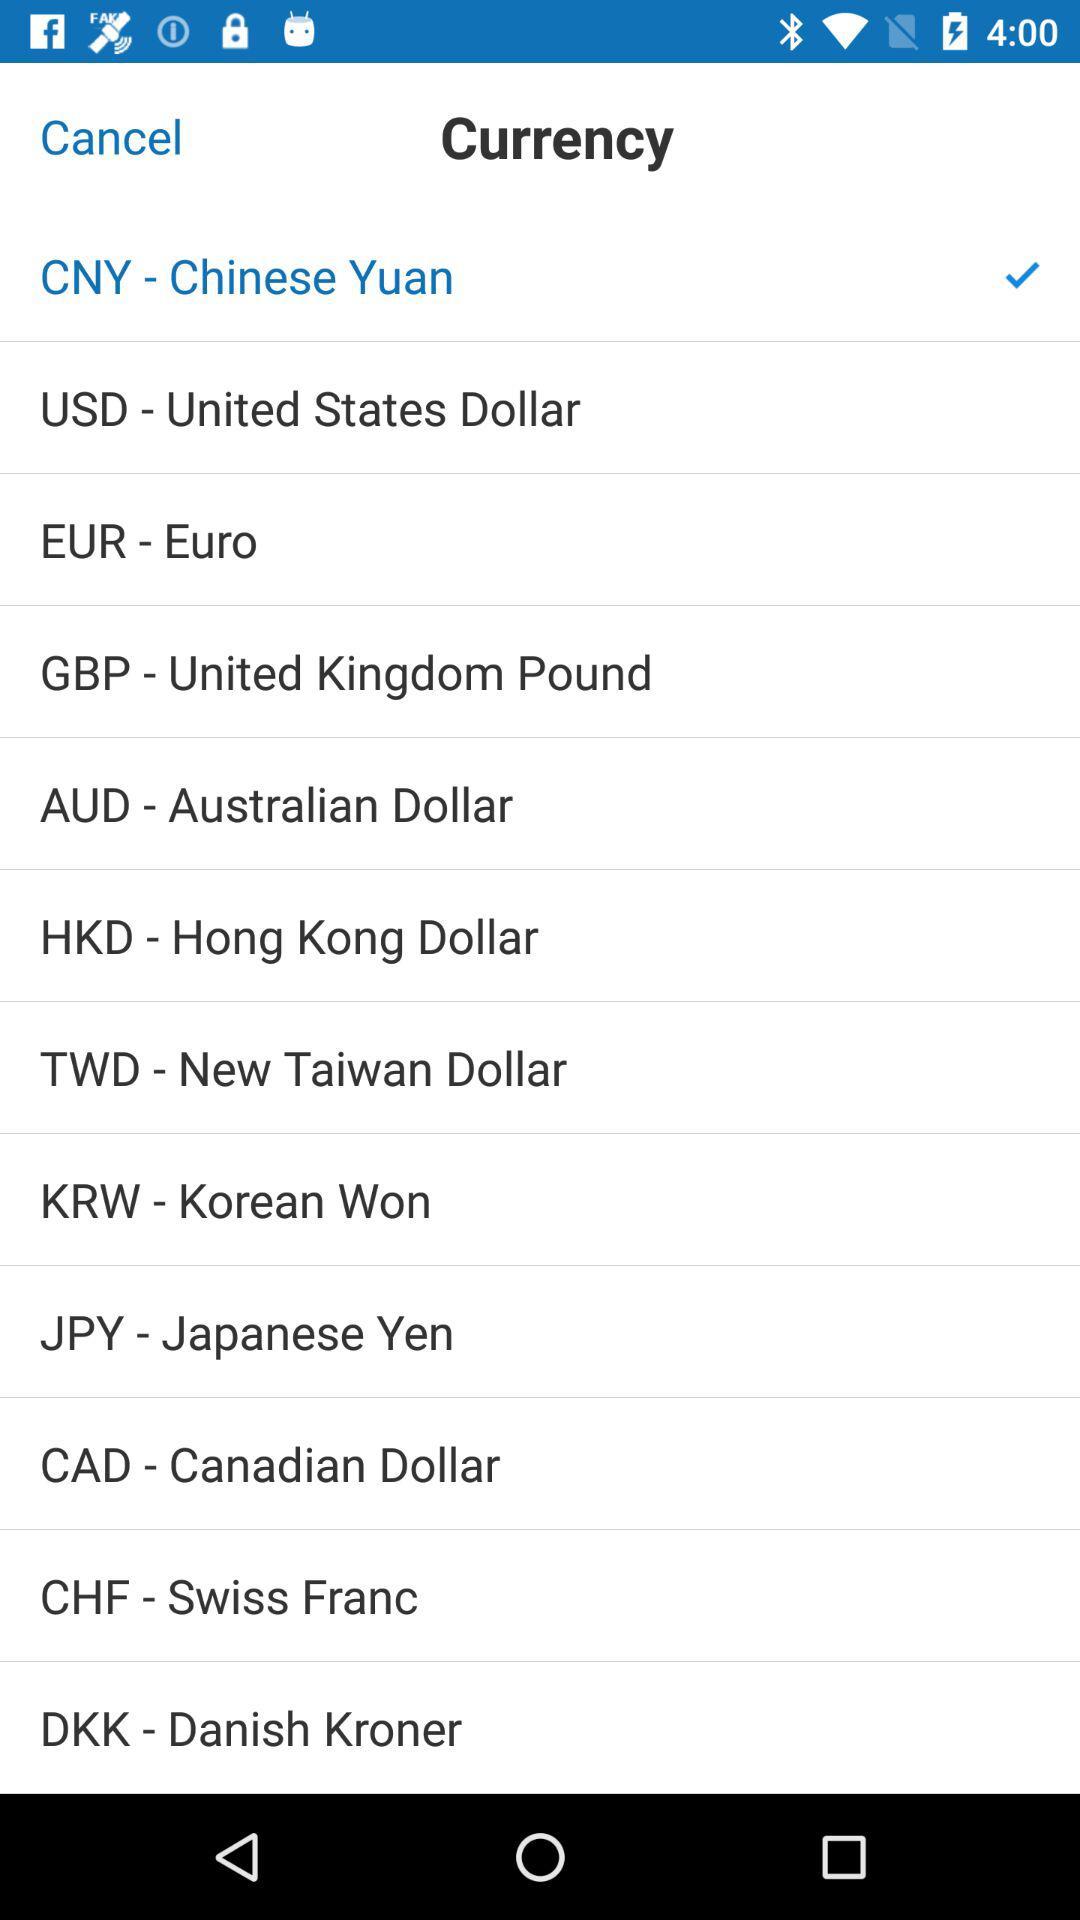  Describe the element at coordinates (540, 1066) in the screenshot. I see `the icon below hkd hong kong icon` at that location.